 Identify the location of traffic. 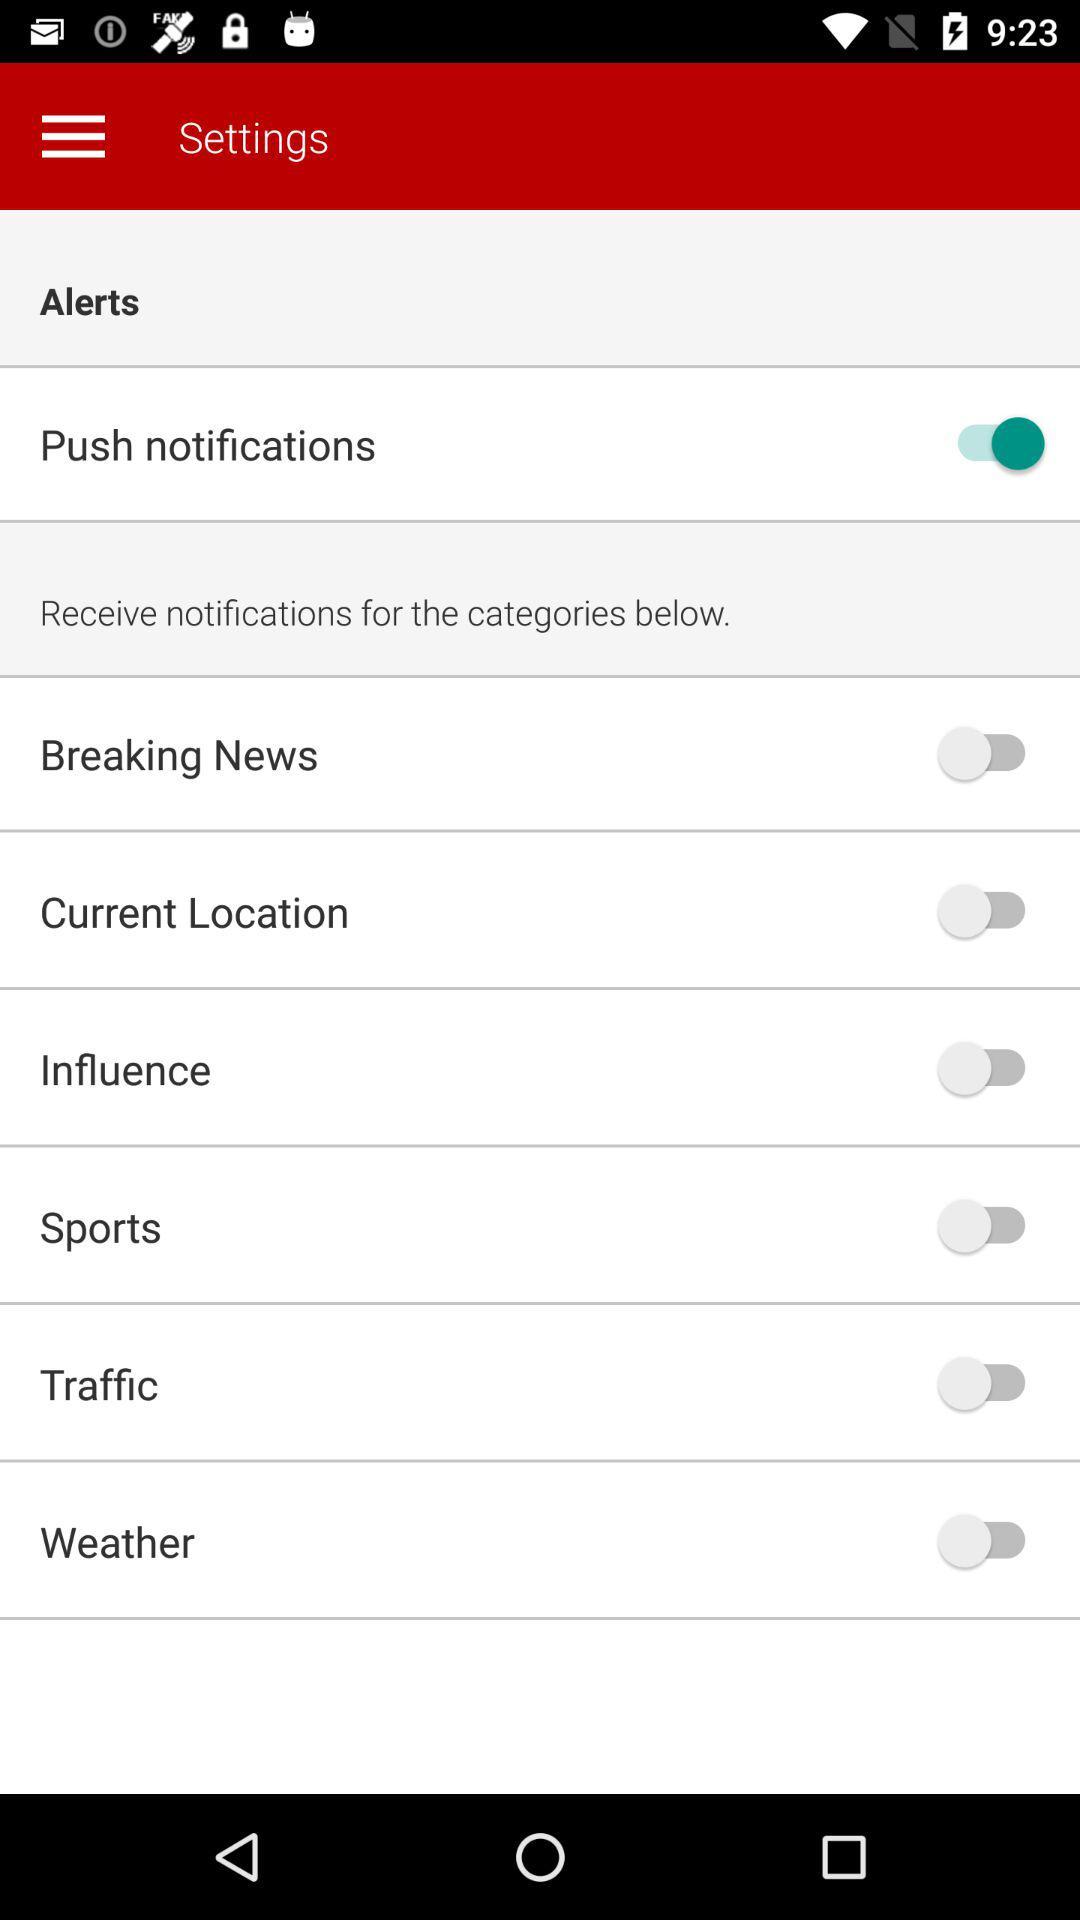
(991, 1382).